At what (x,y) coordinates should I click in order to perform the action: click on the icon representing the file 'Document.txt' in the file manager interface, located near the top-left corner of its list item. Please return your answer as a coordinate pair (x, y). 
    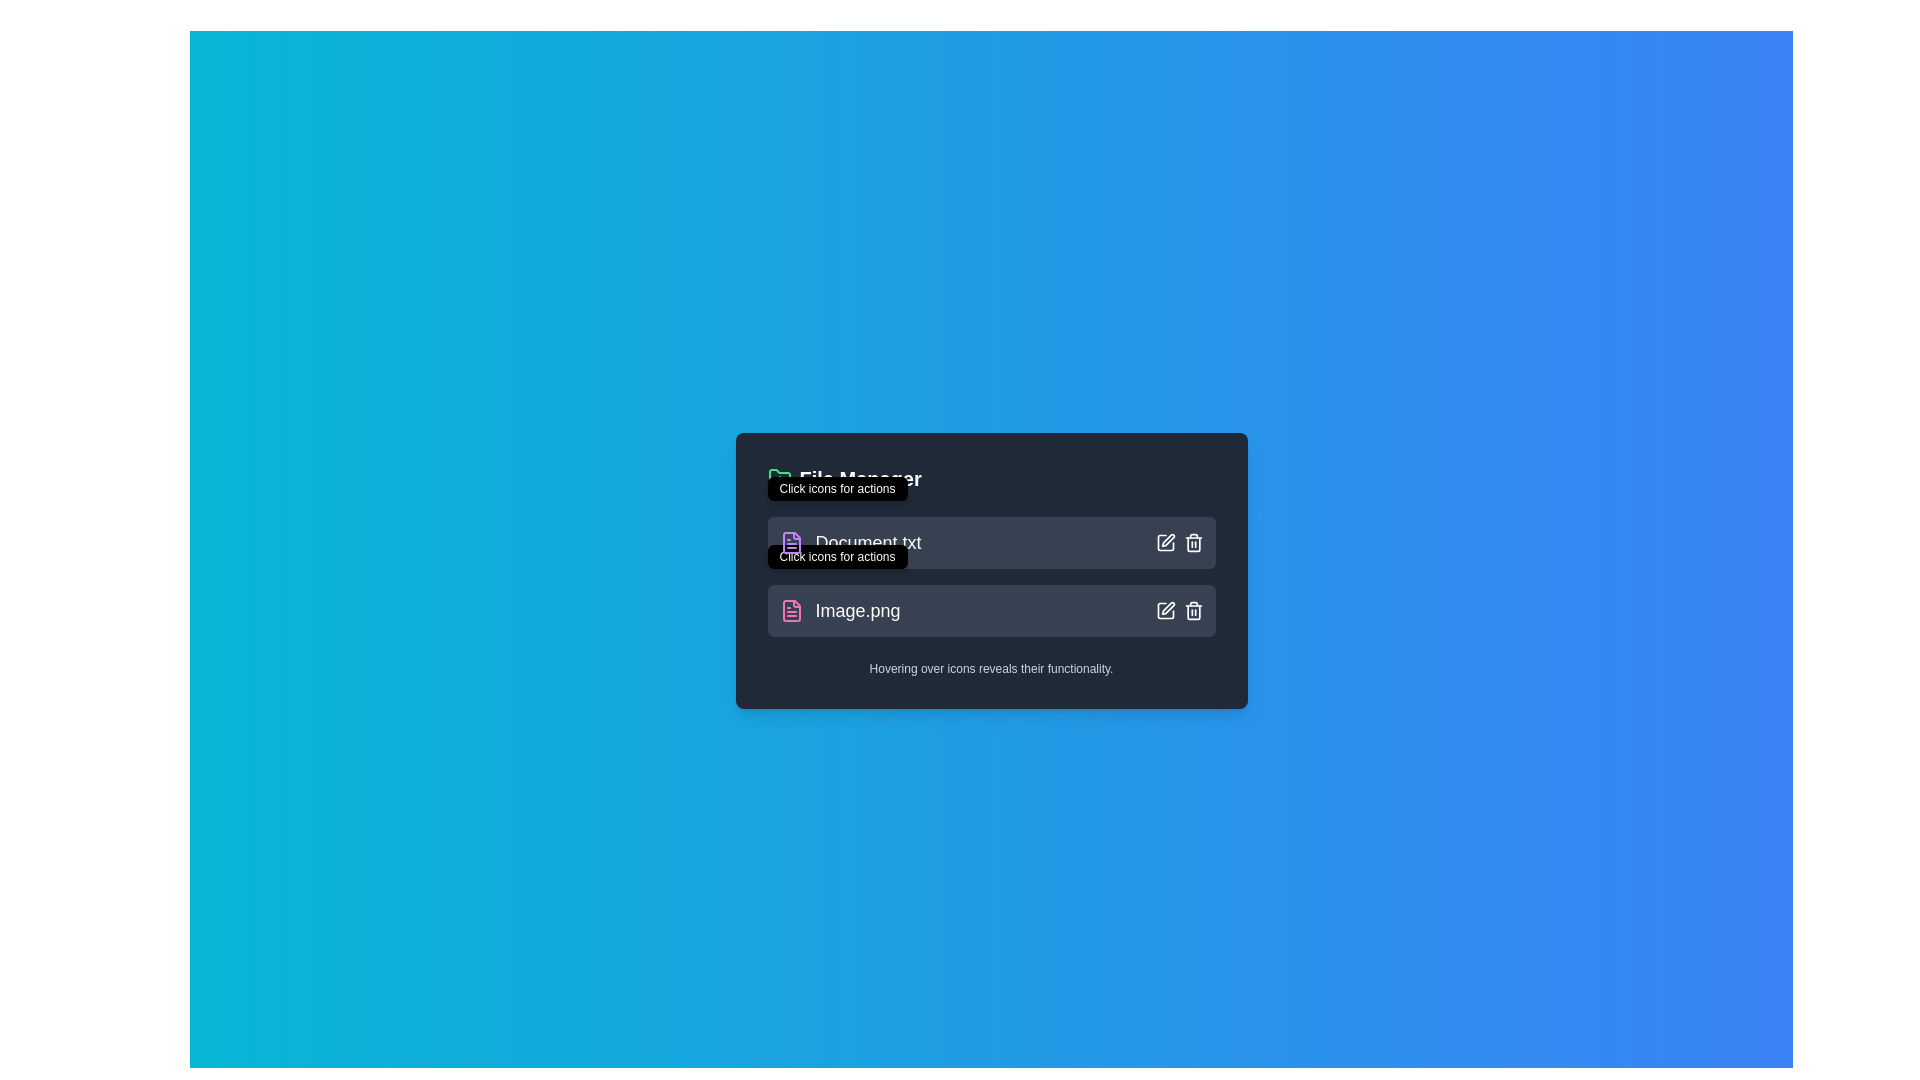
    Looking at the image, I should click on (790, 609).